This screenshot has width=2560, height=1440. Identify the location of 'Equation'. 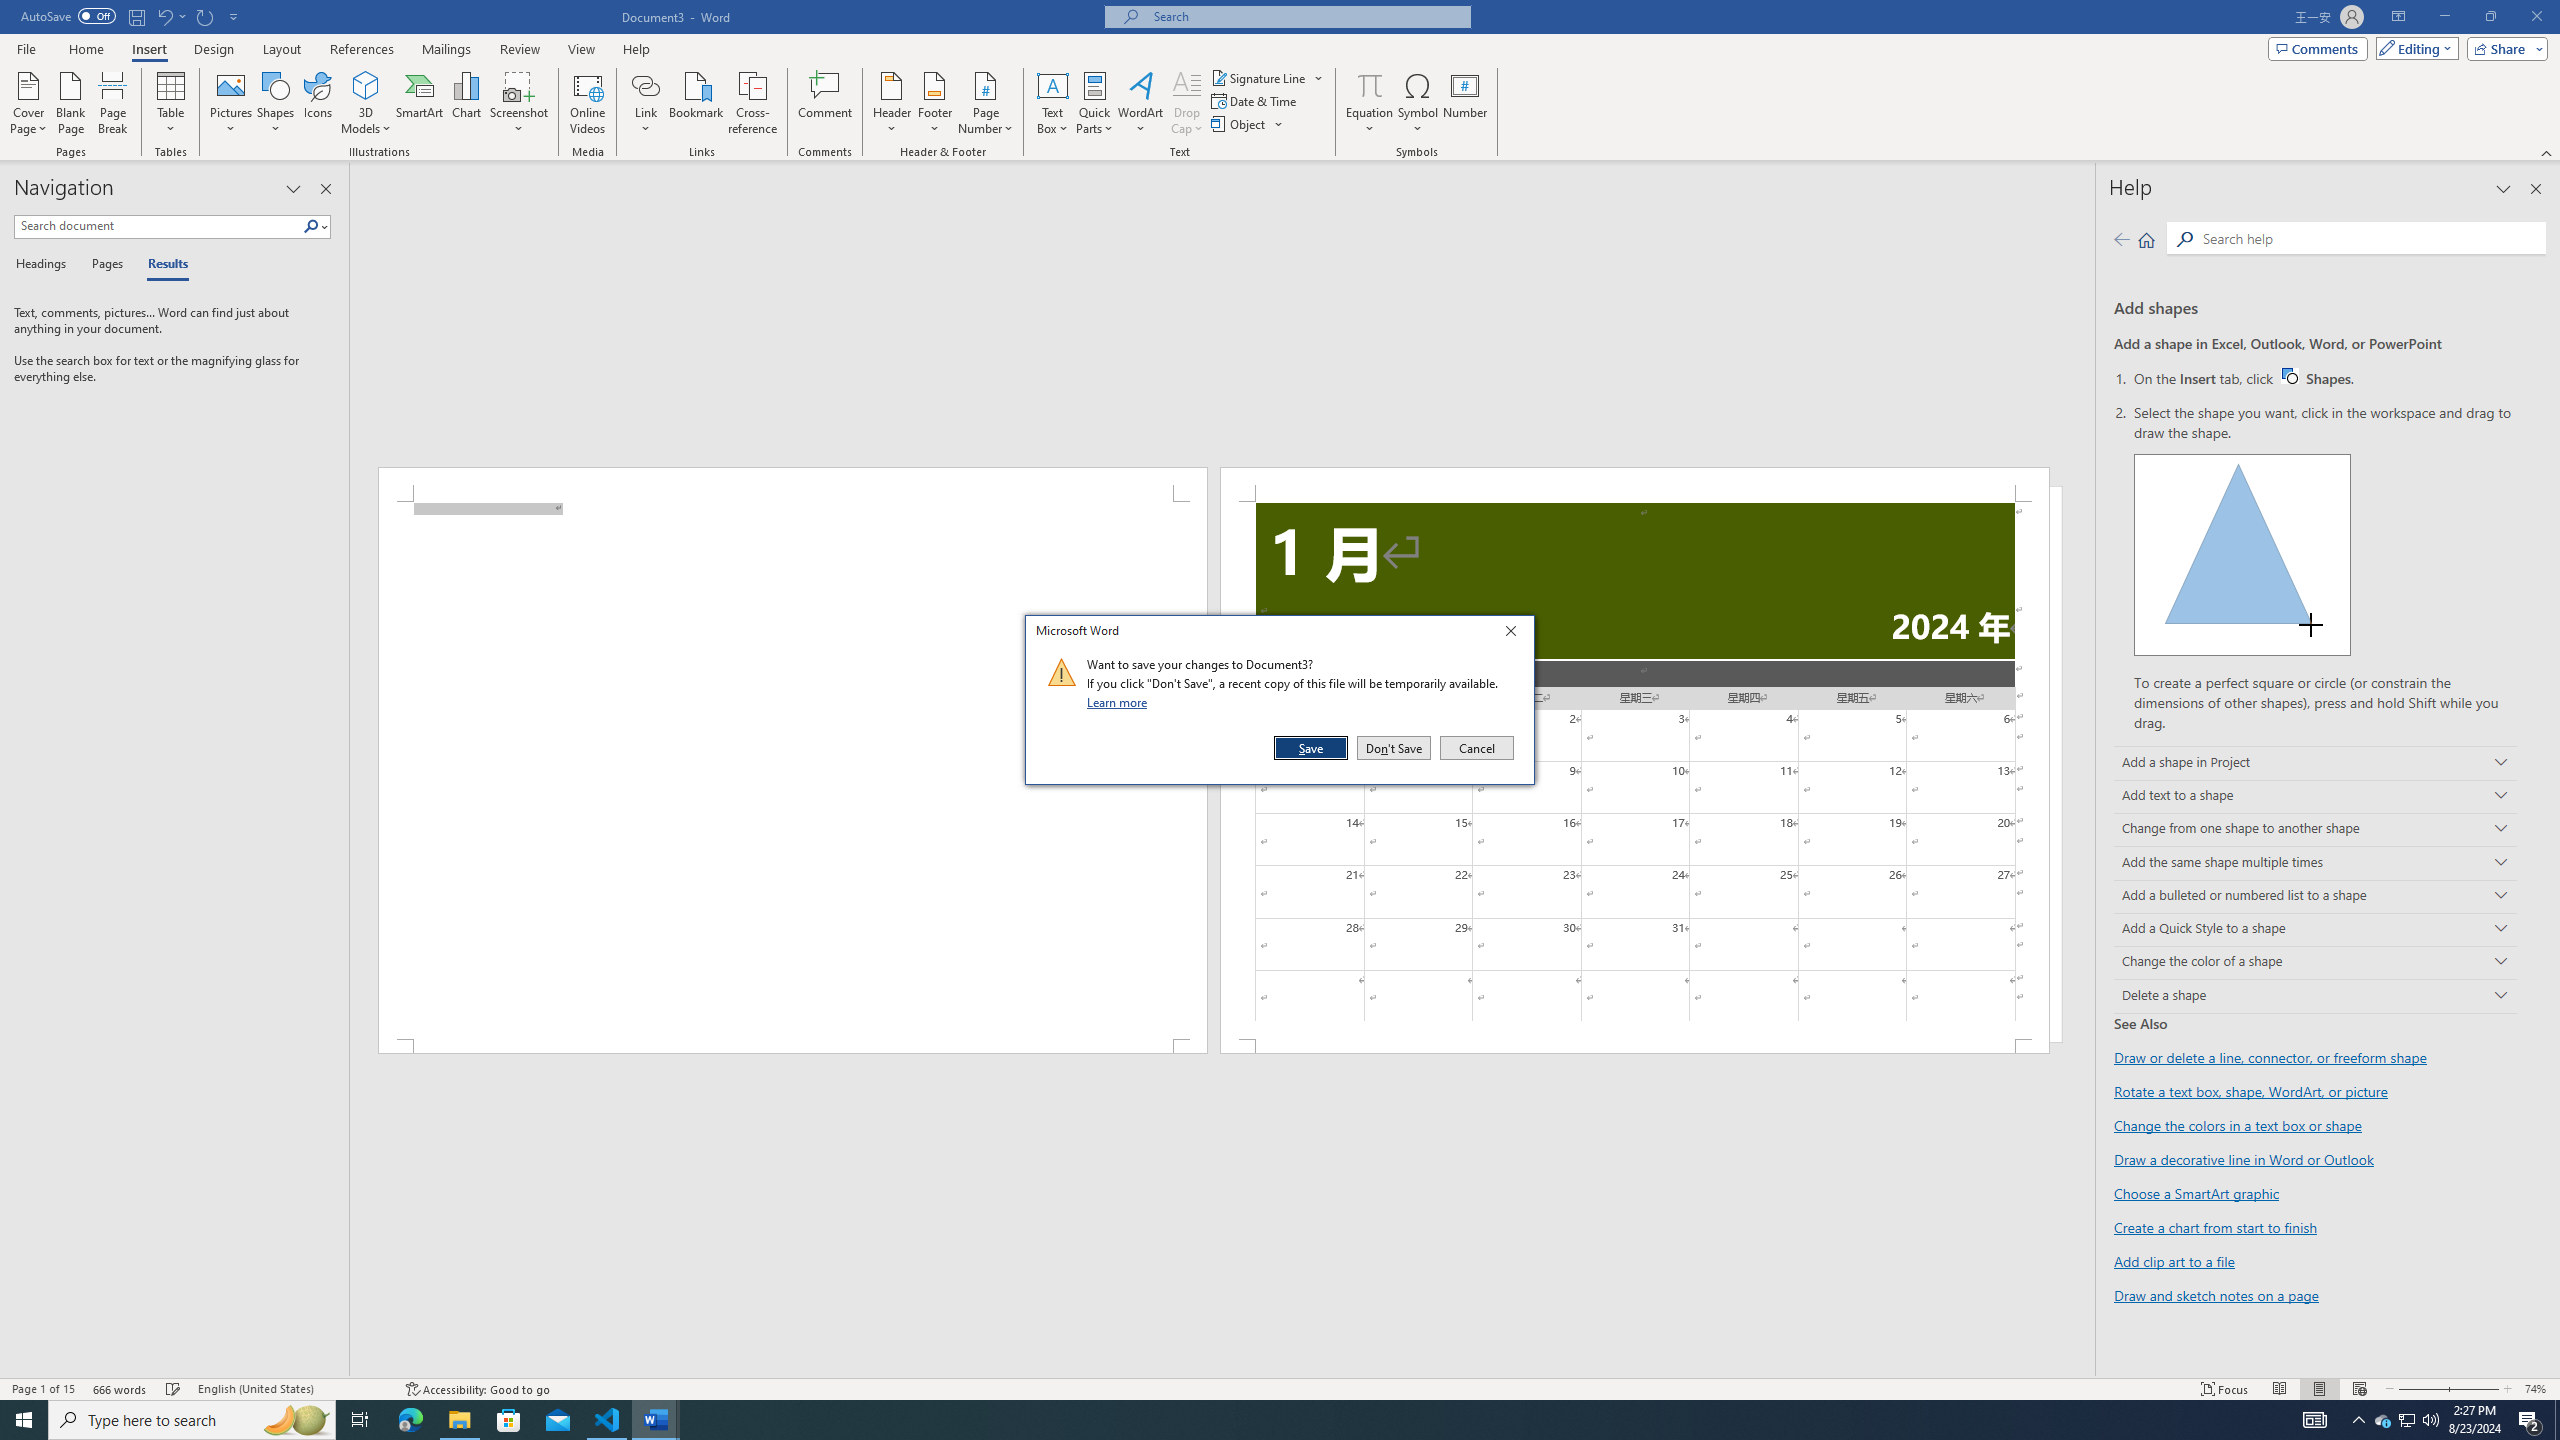
(1369, 84).